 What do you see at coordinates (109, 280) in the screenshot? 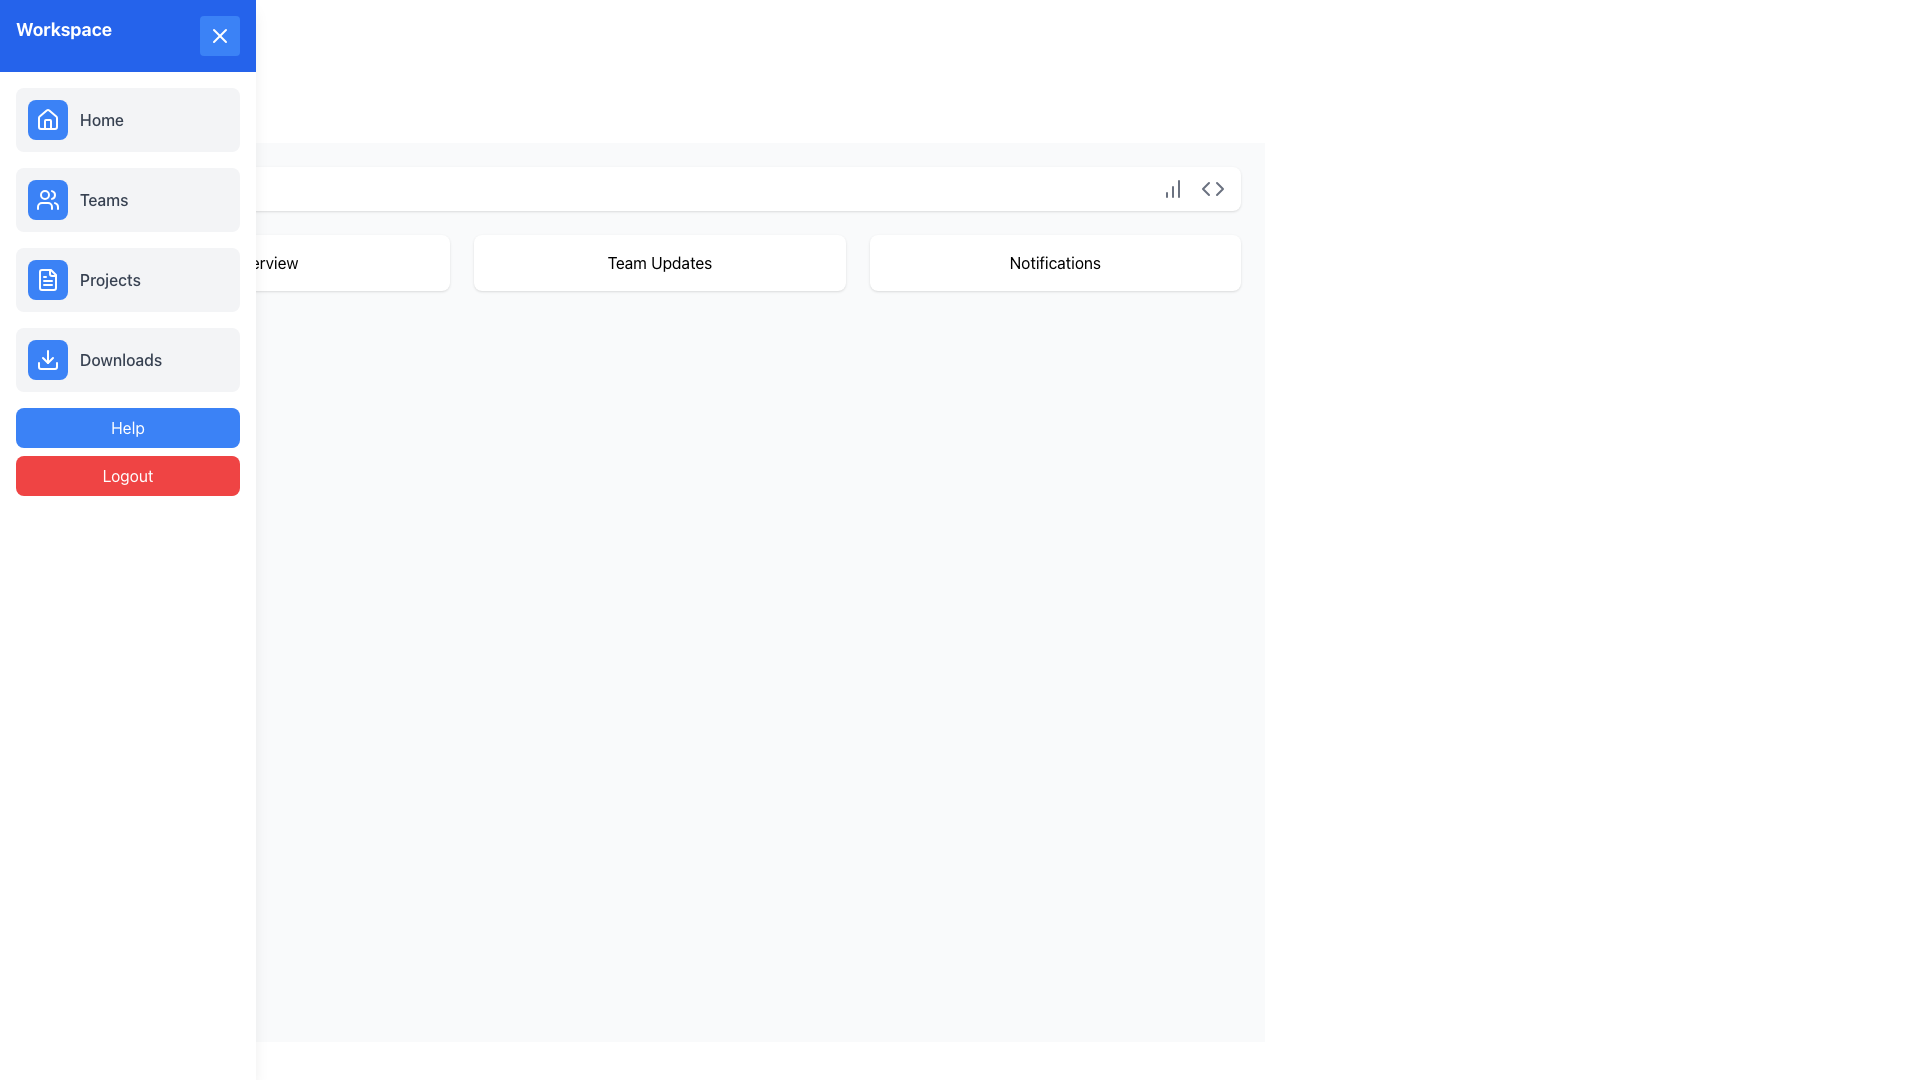
I see `the 'Projects' static text label located in the vertical sidebar menu on the left side of the interface` at bounding box center [109, 280].